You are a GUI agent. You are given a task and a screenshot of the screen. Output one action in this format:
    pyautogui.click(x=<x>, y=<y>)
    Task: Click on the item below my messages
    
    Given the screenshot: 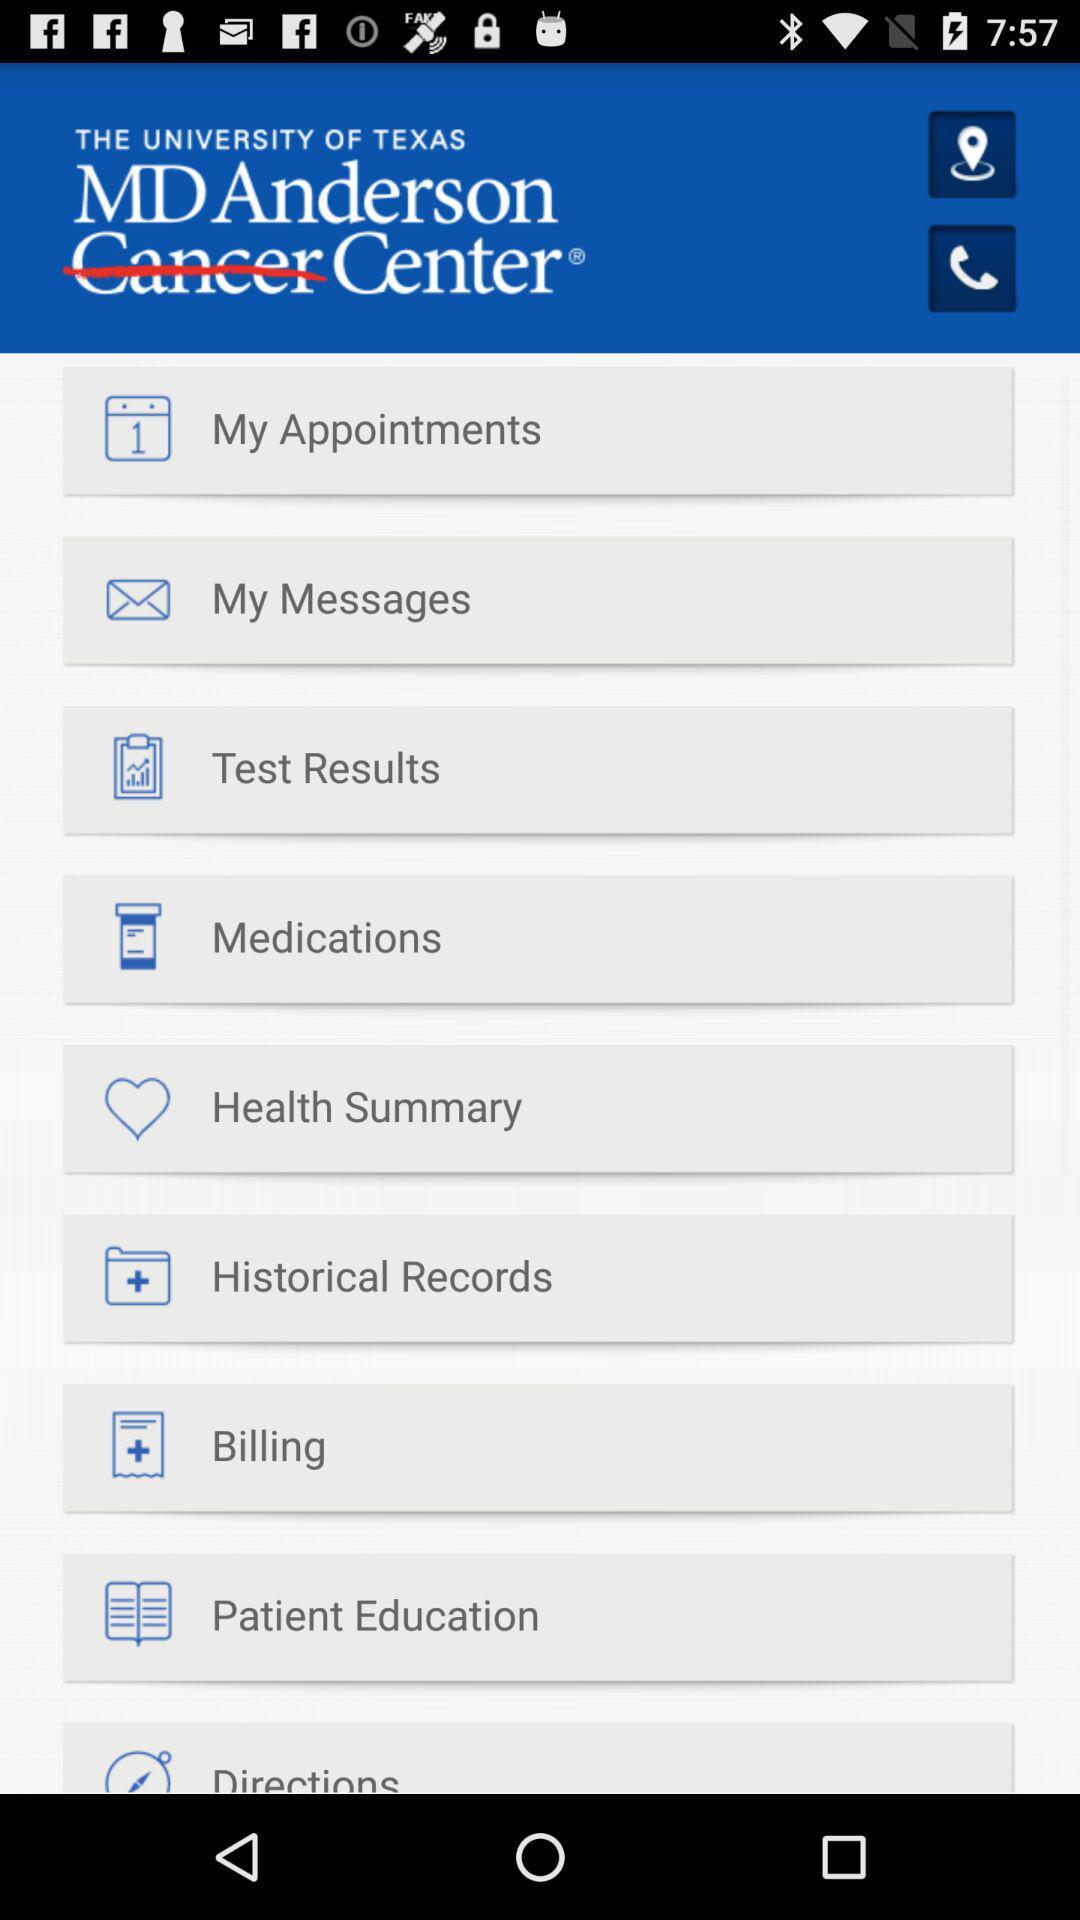 What is the action you would take?
    pyautogui.click(x=250, y=776)
    